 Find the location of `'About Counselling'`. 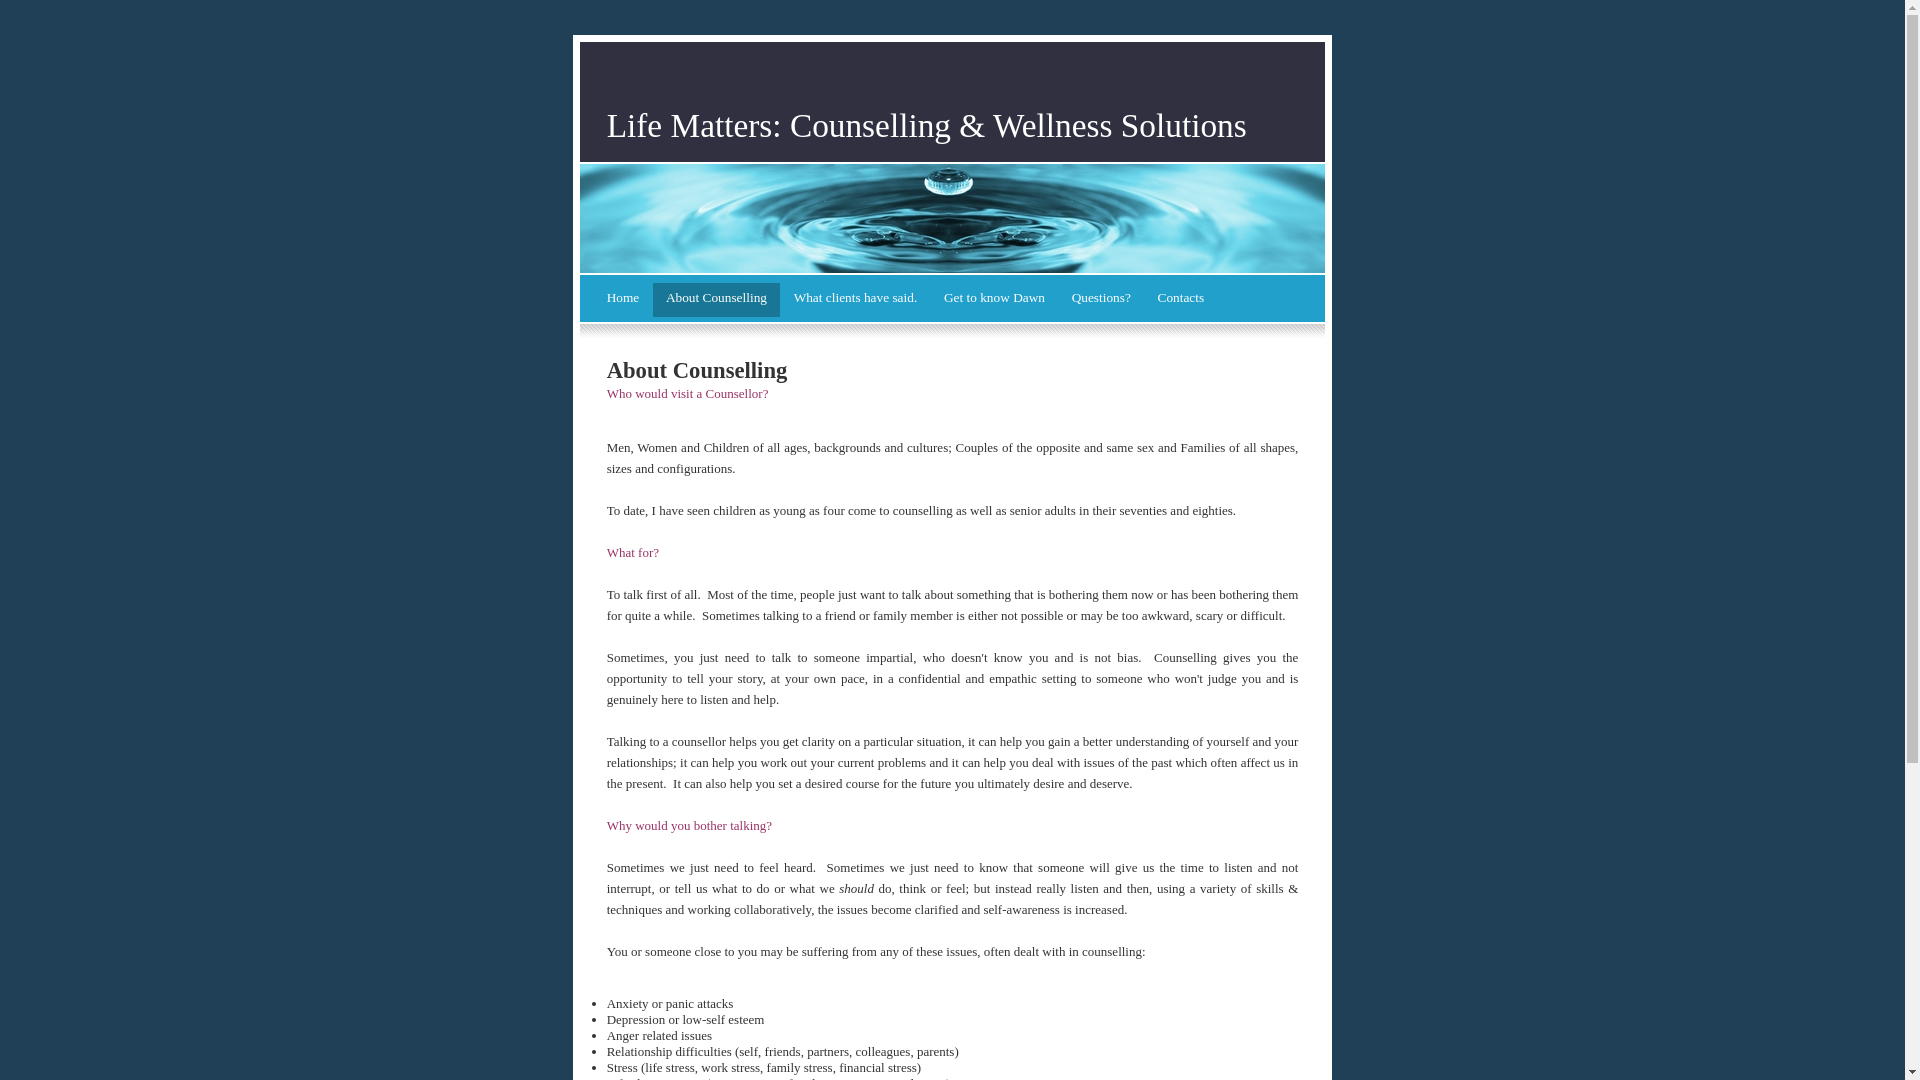

'About Counselling' is located at coordinates (716, 300).